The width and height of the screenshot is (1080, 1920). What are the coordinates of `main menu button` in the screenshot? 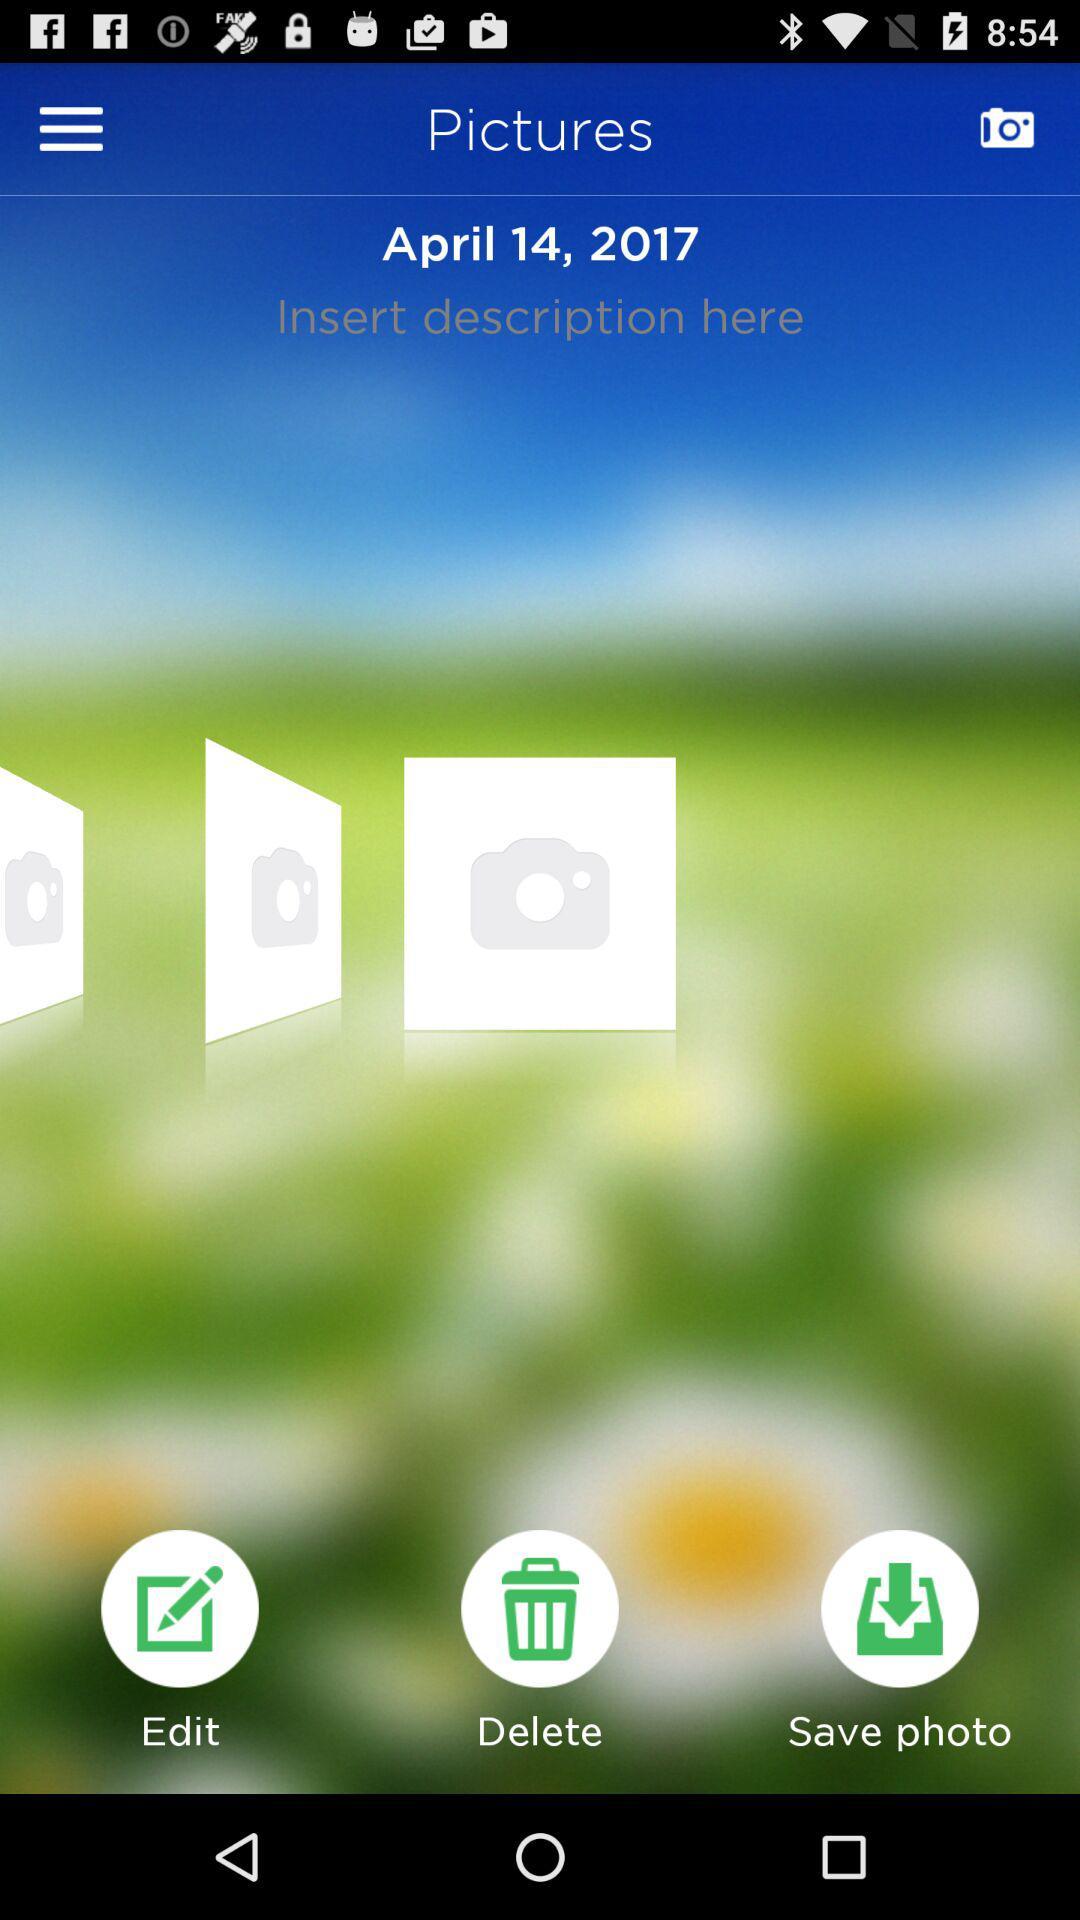 It's located at (70, 128).